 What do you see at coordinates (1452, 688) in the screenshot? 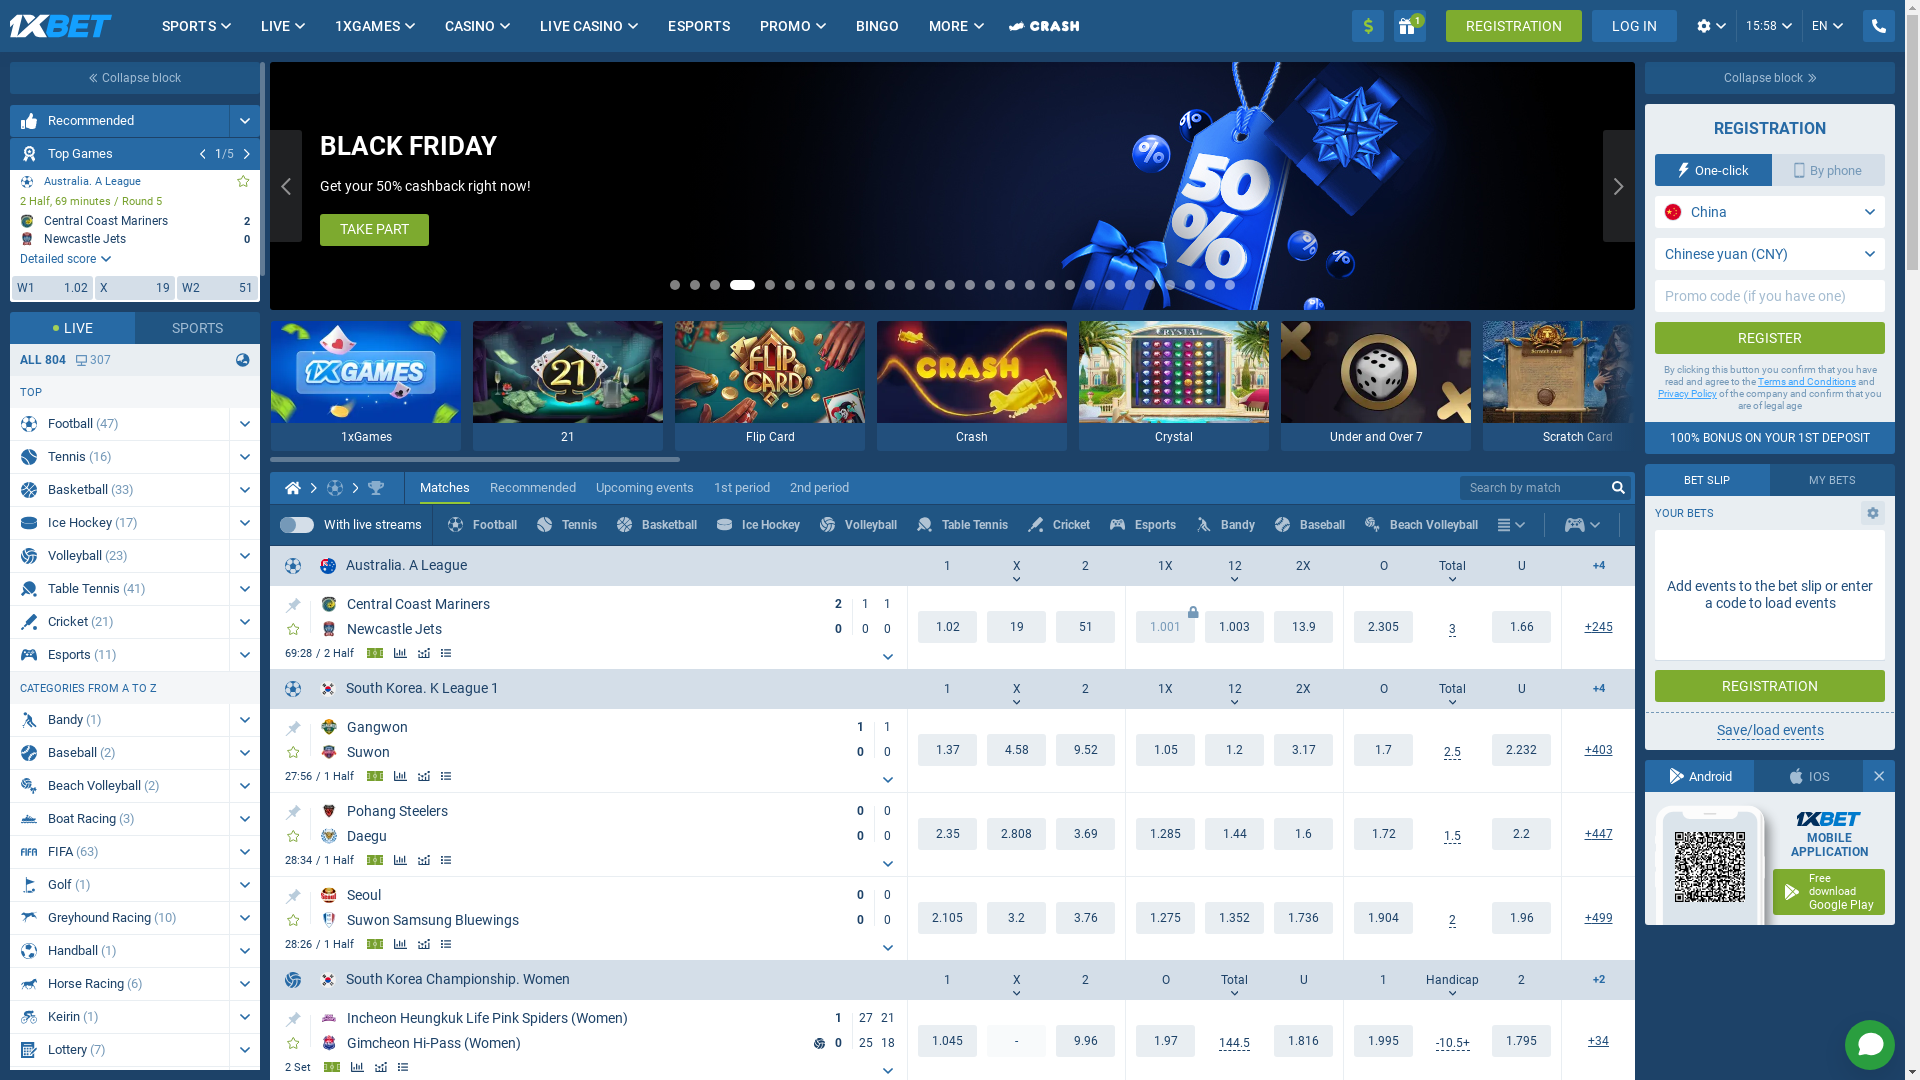
I see `'Total'` at bounding box center [1452, 688].